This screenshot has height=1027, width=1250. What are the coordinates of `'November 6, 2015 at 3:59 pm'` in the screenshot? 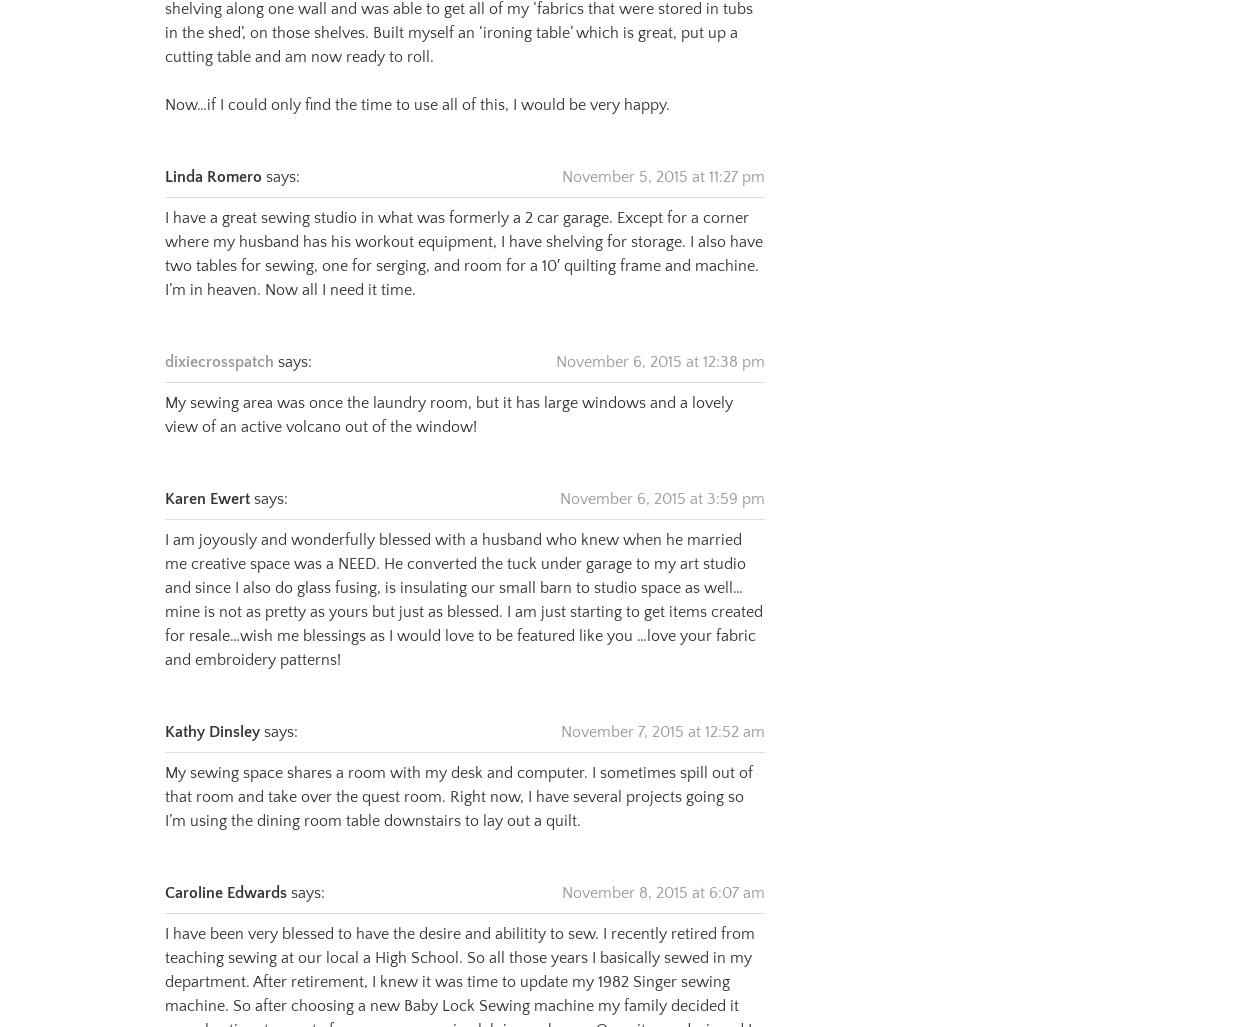 It's located at (662, 473).